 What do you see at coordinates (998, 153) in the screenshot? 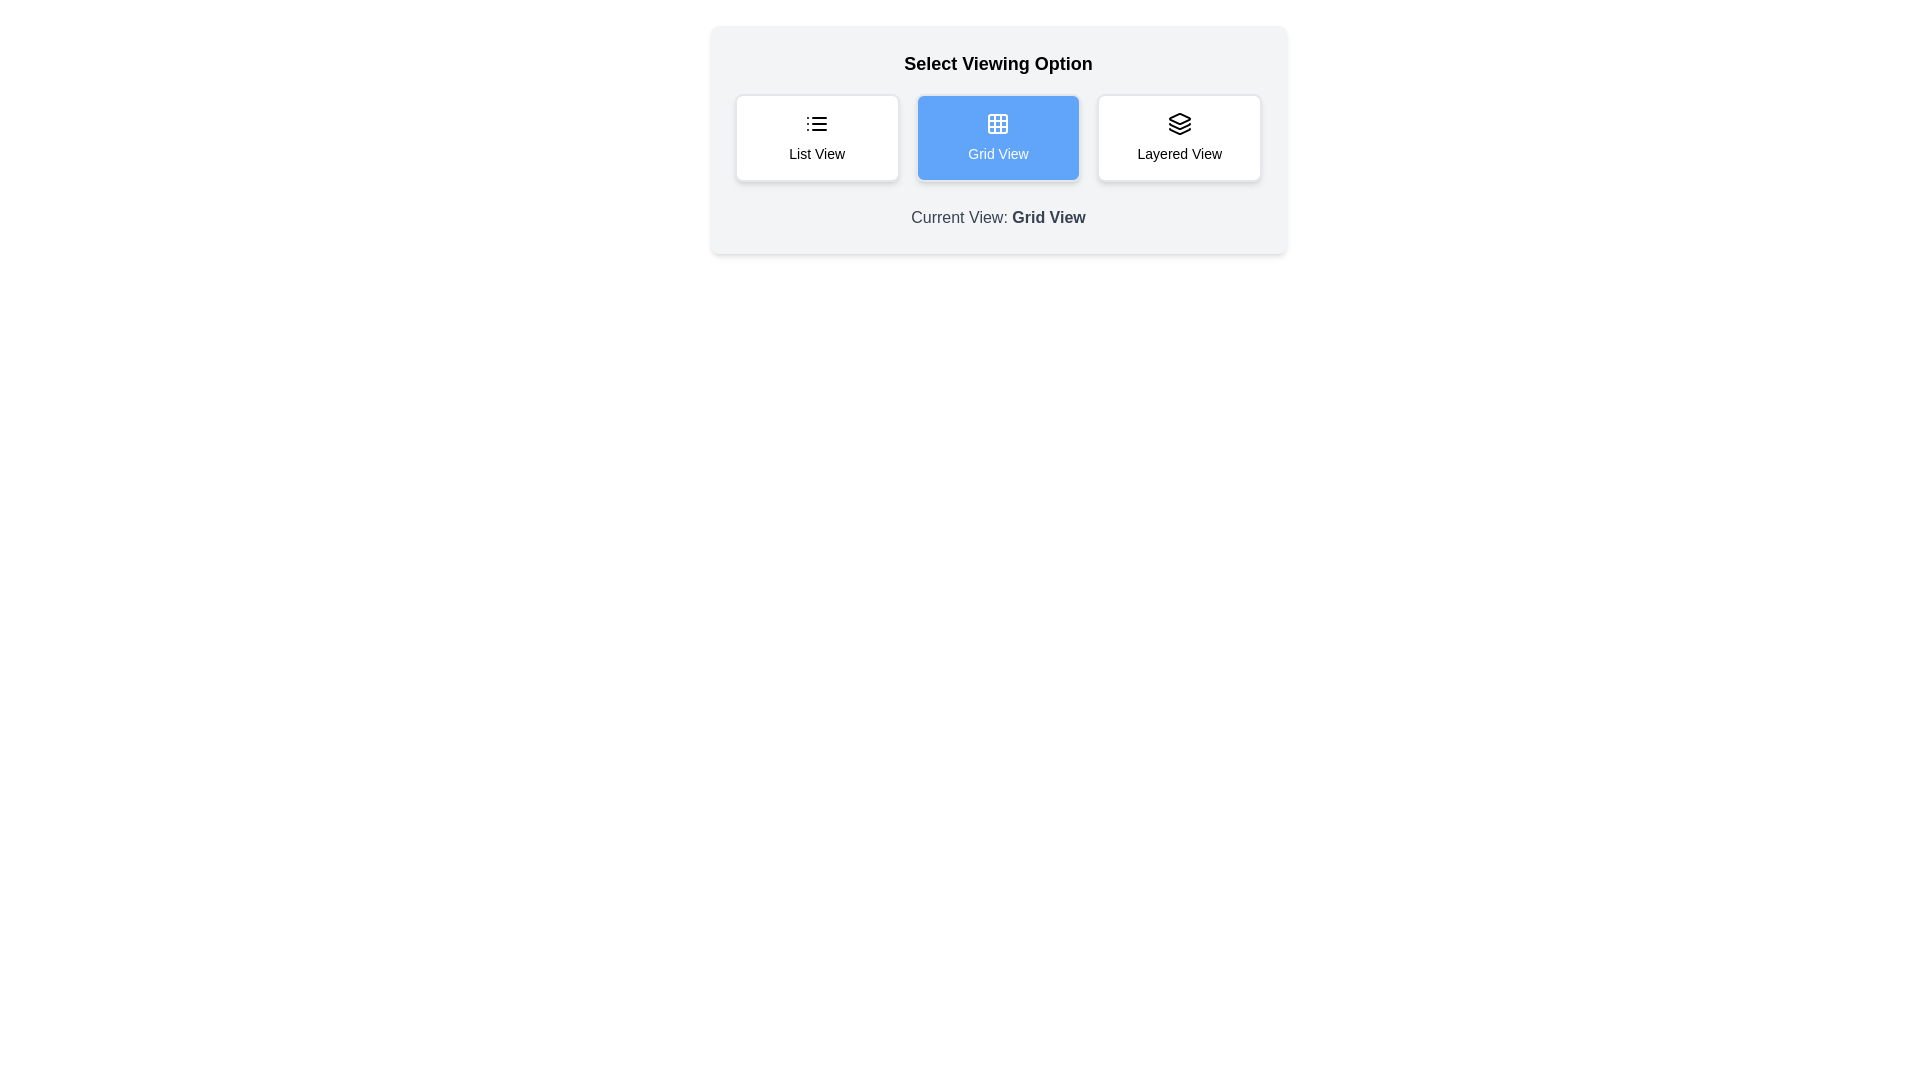
I see `the 'Grid View' text label, which is a small font label situated below a grid icon in a vertically-stacked layout within a button` at bounding box center [998, 153].